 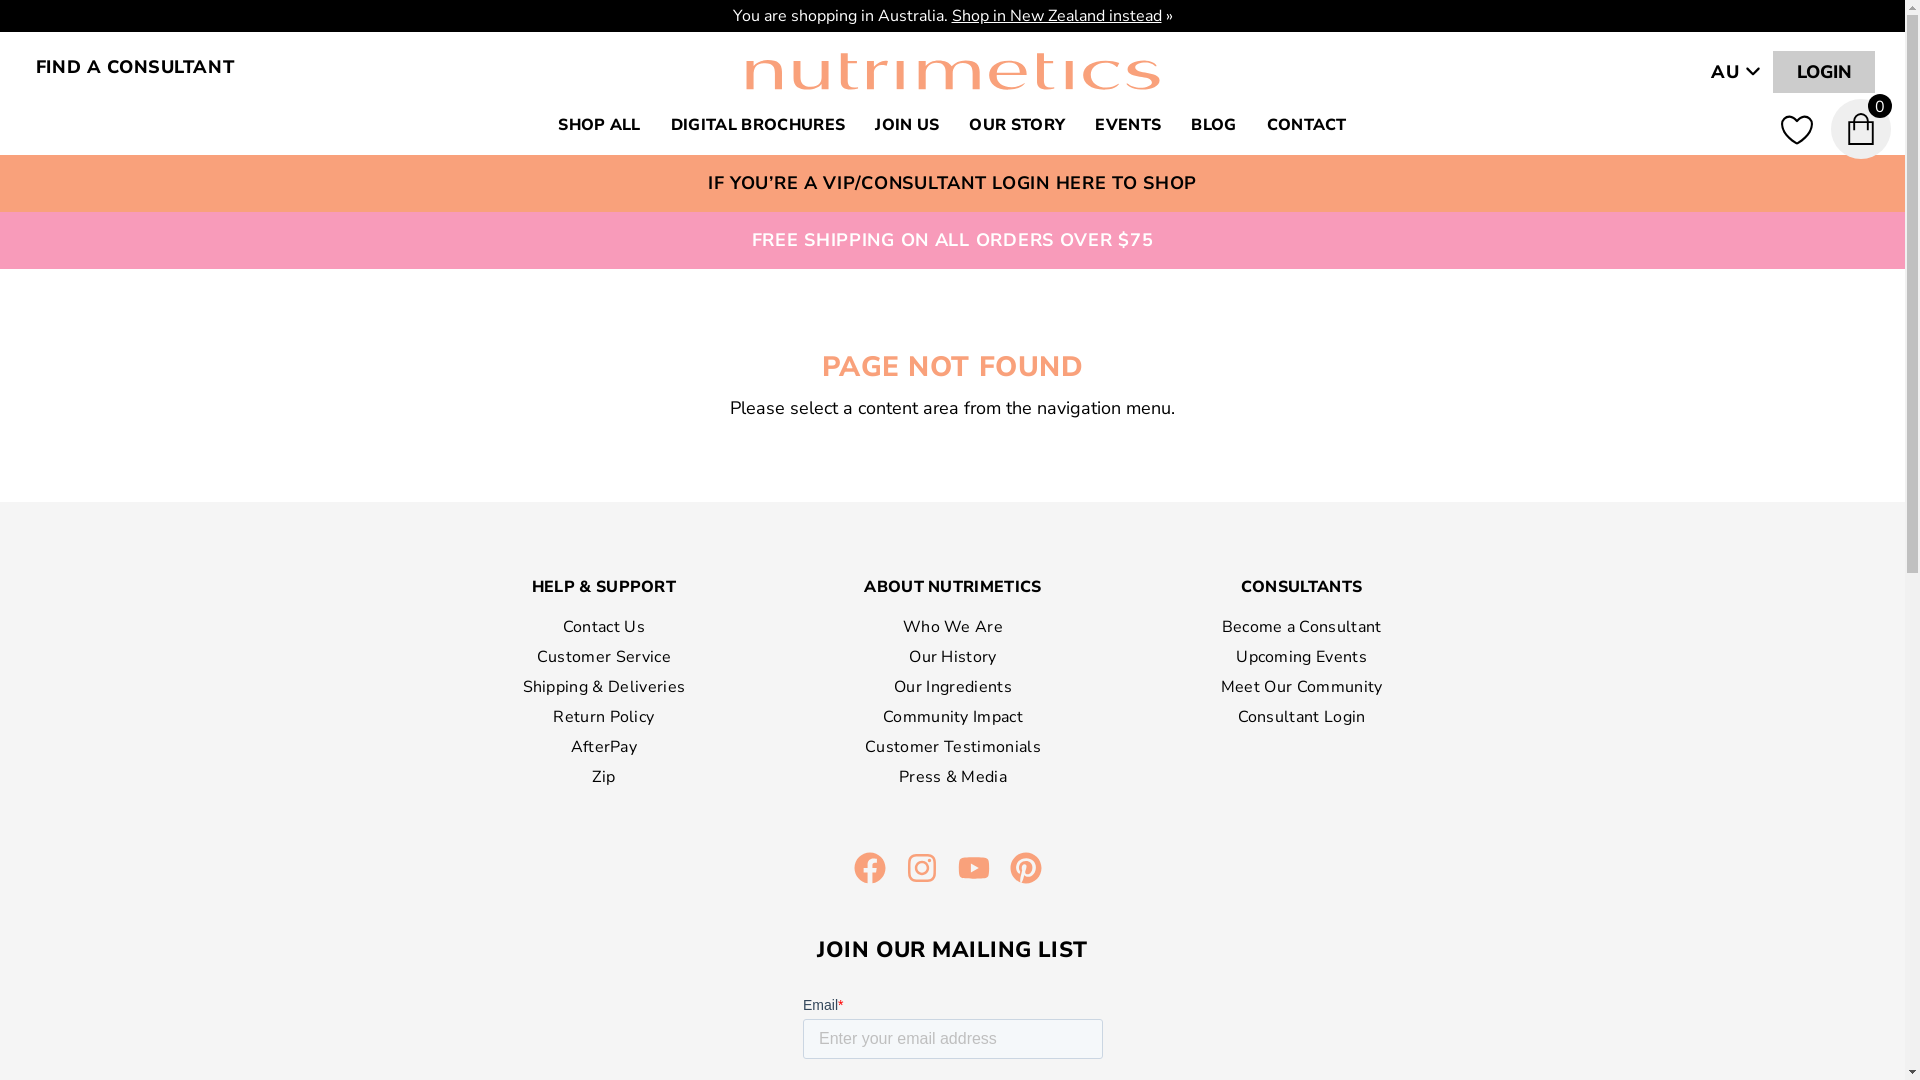 What do you see at coordinates (602, 656) in the screenshot?
I see `'Customer Service'` at bounding box center [602, 656].